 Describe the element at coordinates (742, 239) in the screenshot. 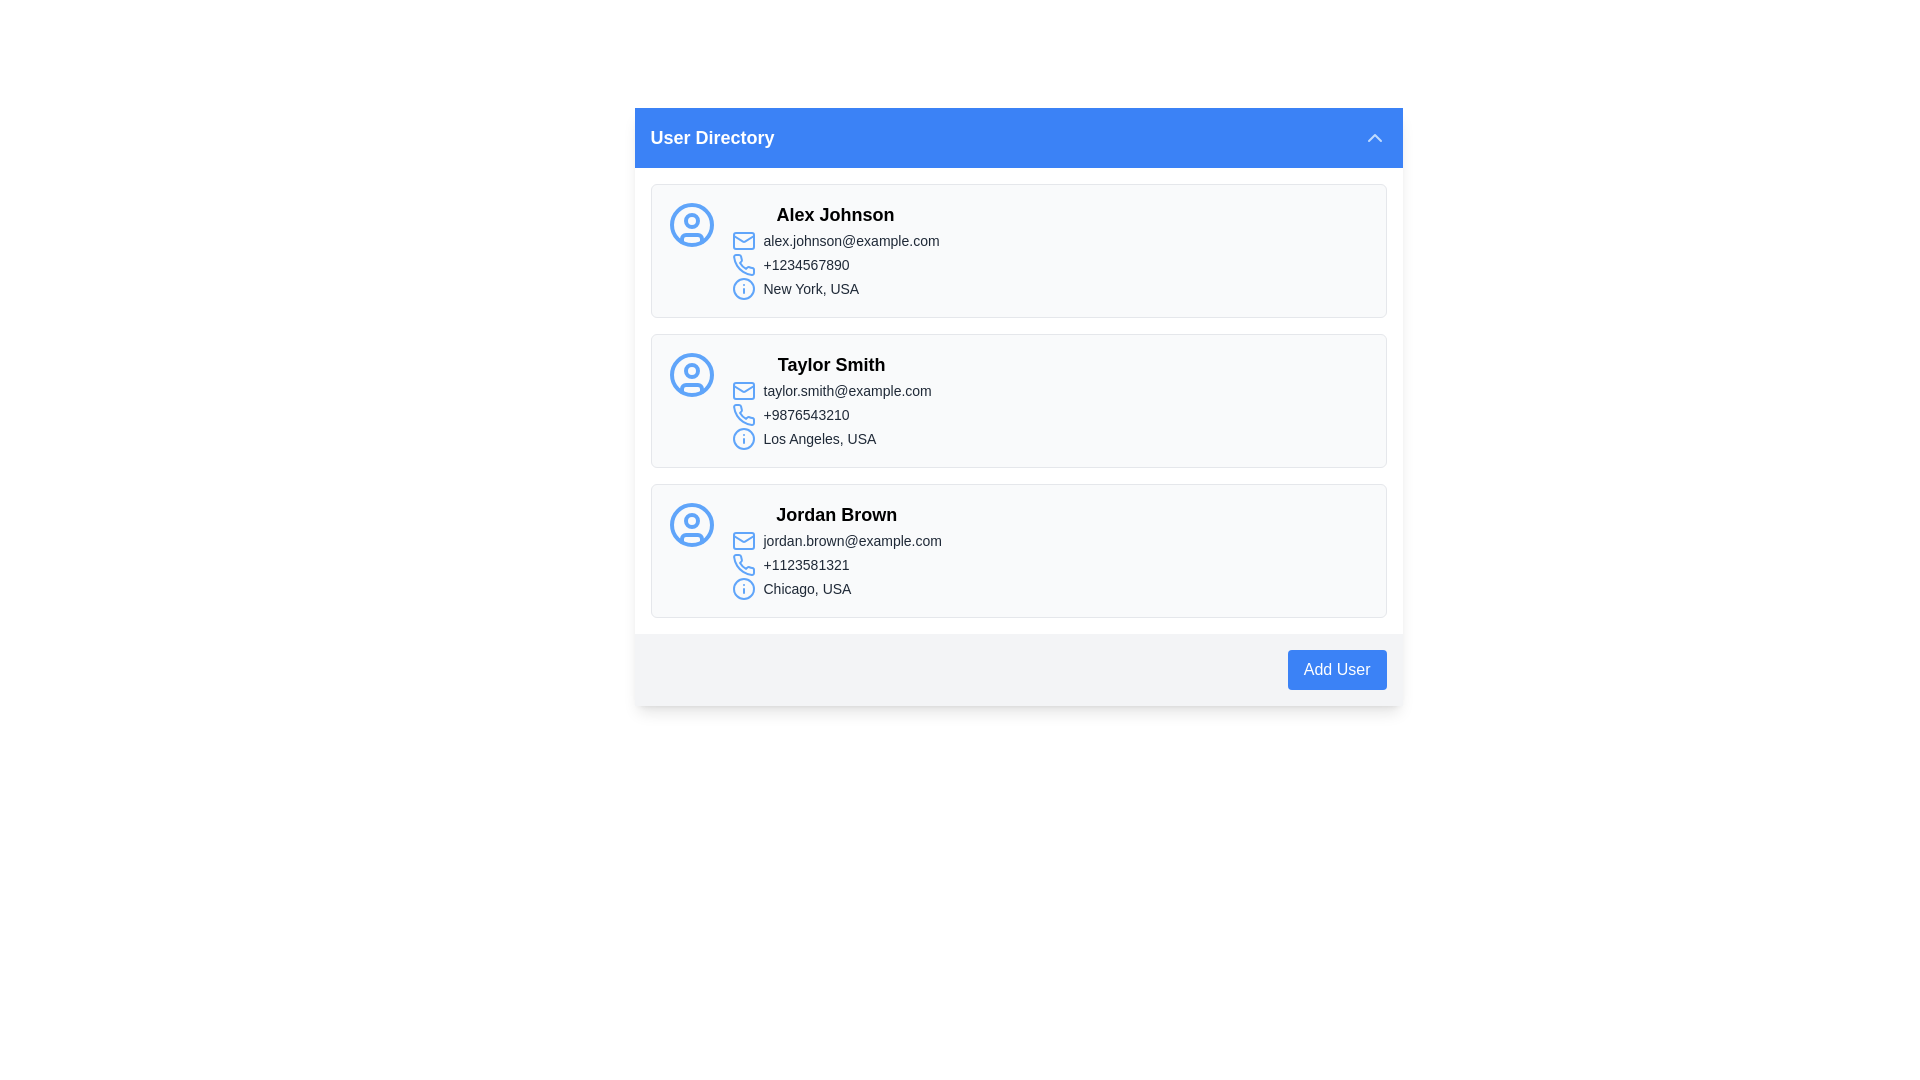

I see `the icon representing the email address of user Alex Johnson` at that location.